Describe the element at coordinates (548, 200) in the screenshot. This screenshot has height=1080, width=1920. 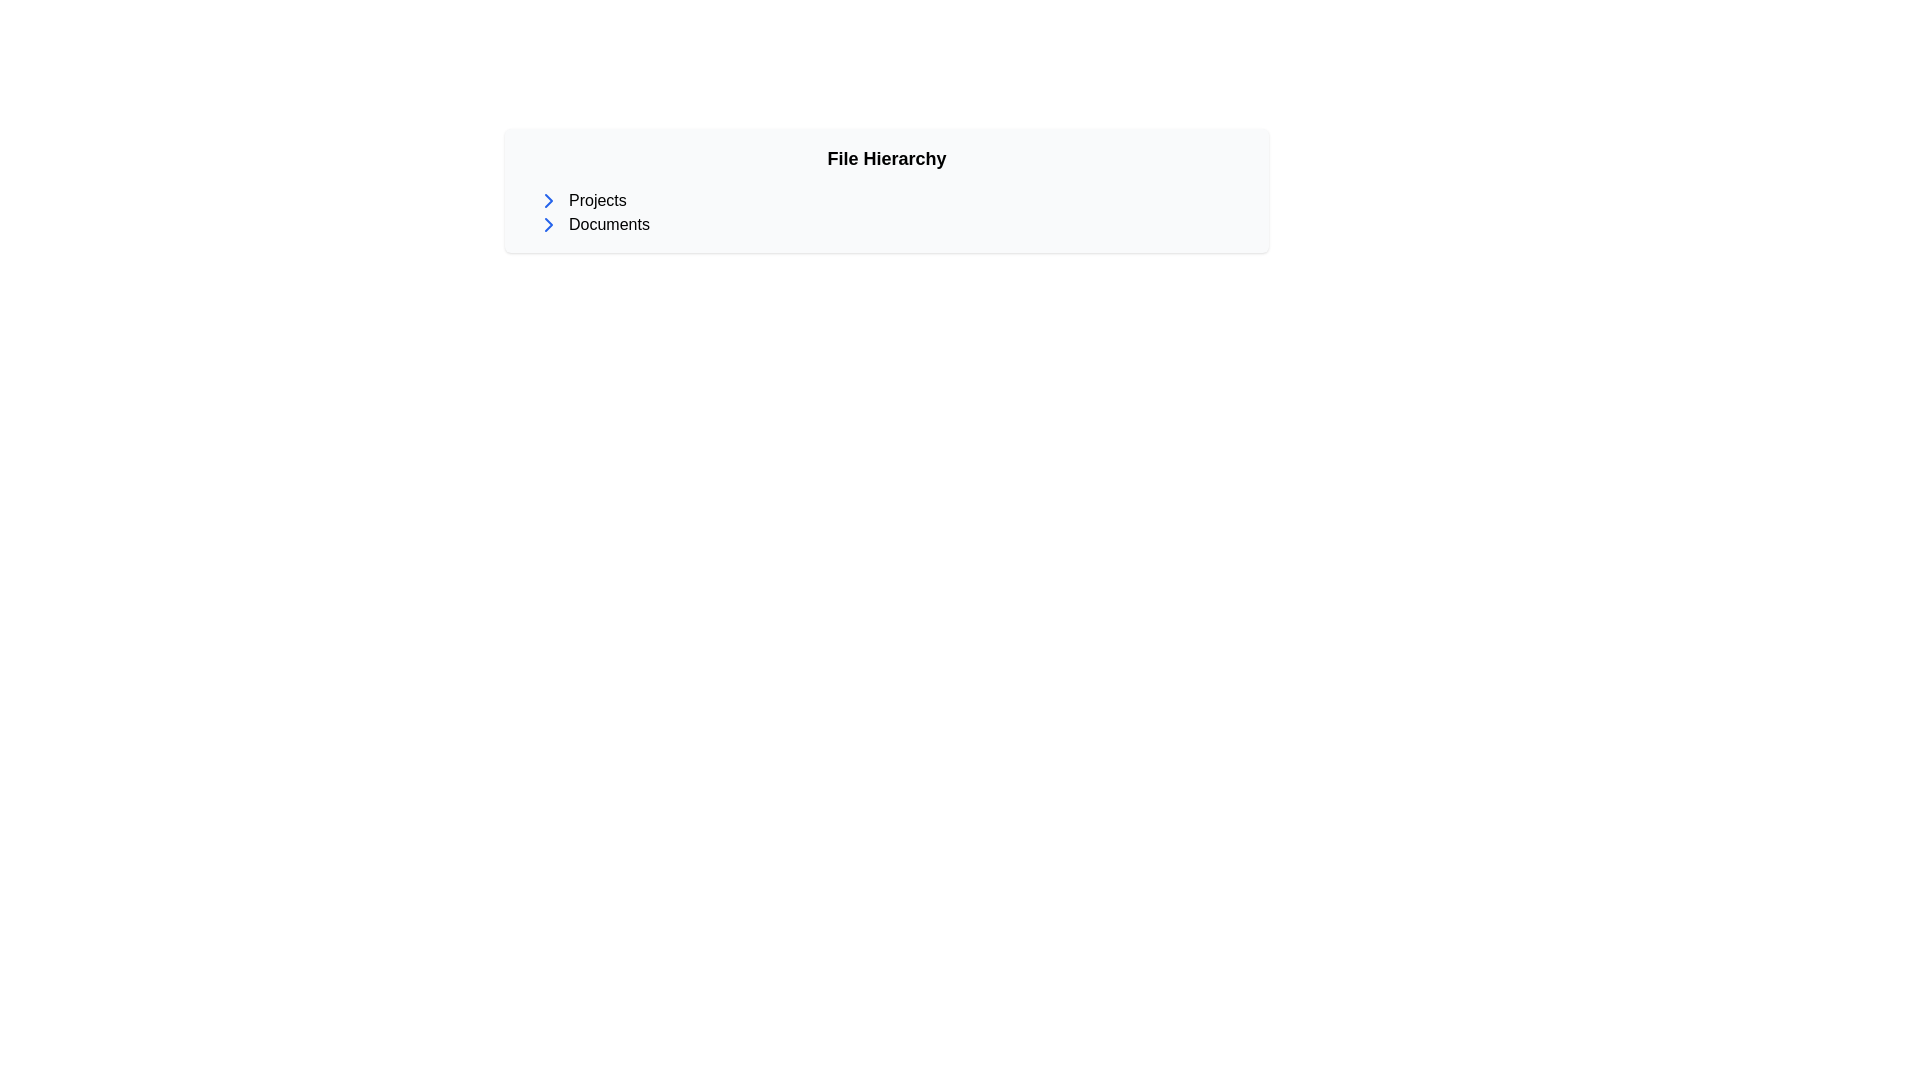
I see `the chevron icon located next to the 'Documents' text, which serves as a toggle for expanding or collapsing a sublist` at that location.